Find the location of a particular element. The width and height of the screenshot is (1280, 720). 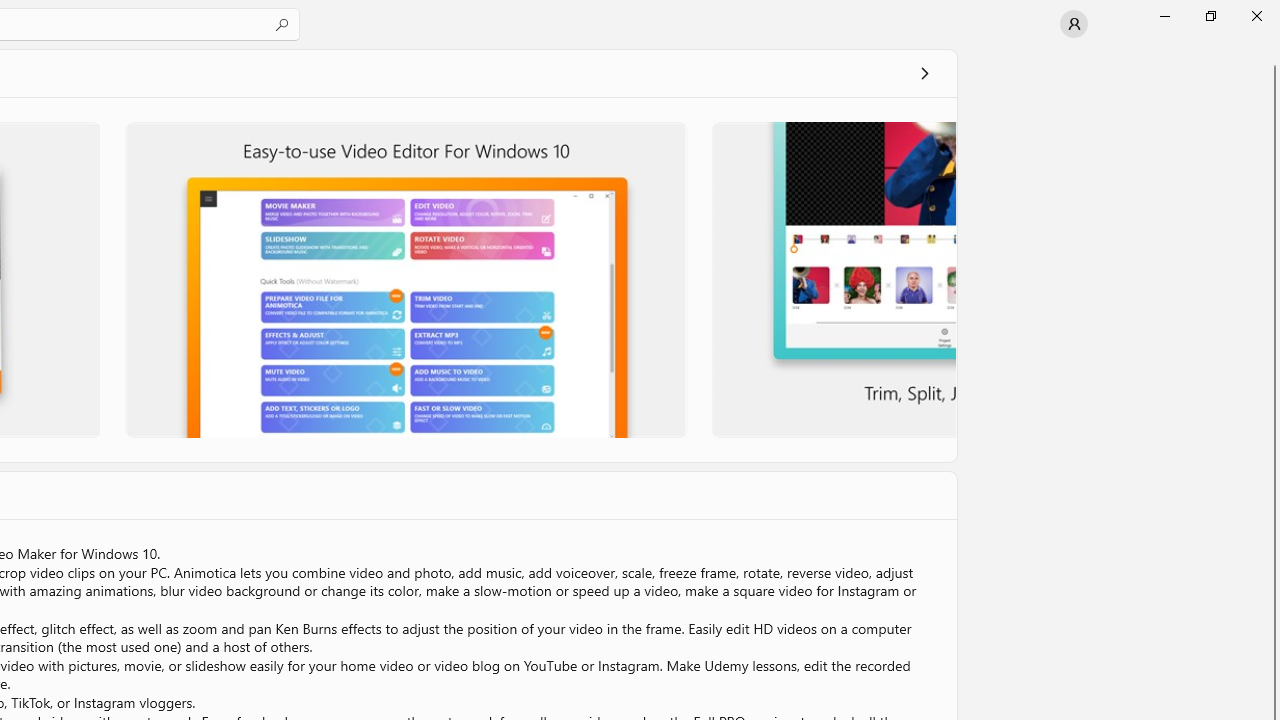

'Minimize Microsoft Store' is located at coordinates (1164, 15).